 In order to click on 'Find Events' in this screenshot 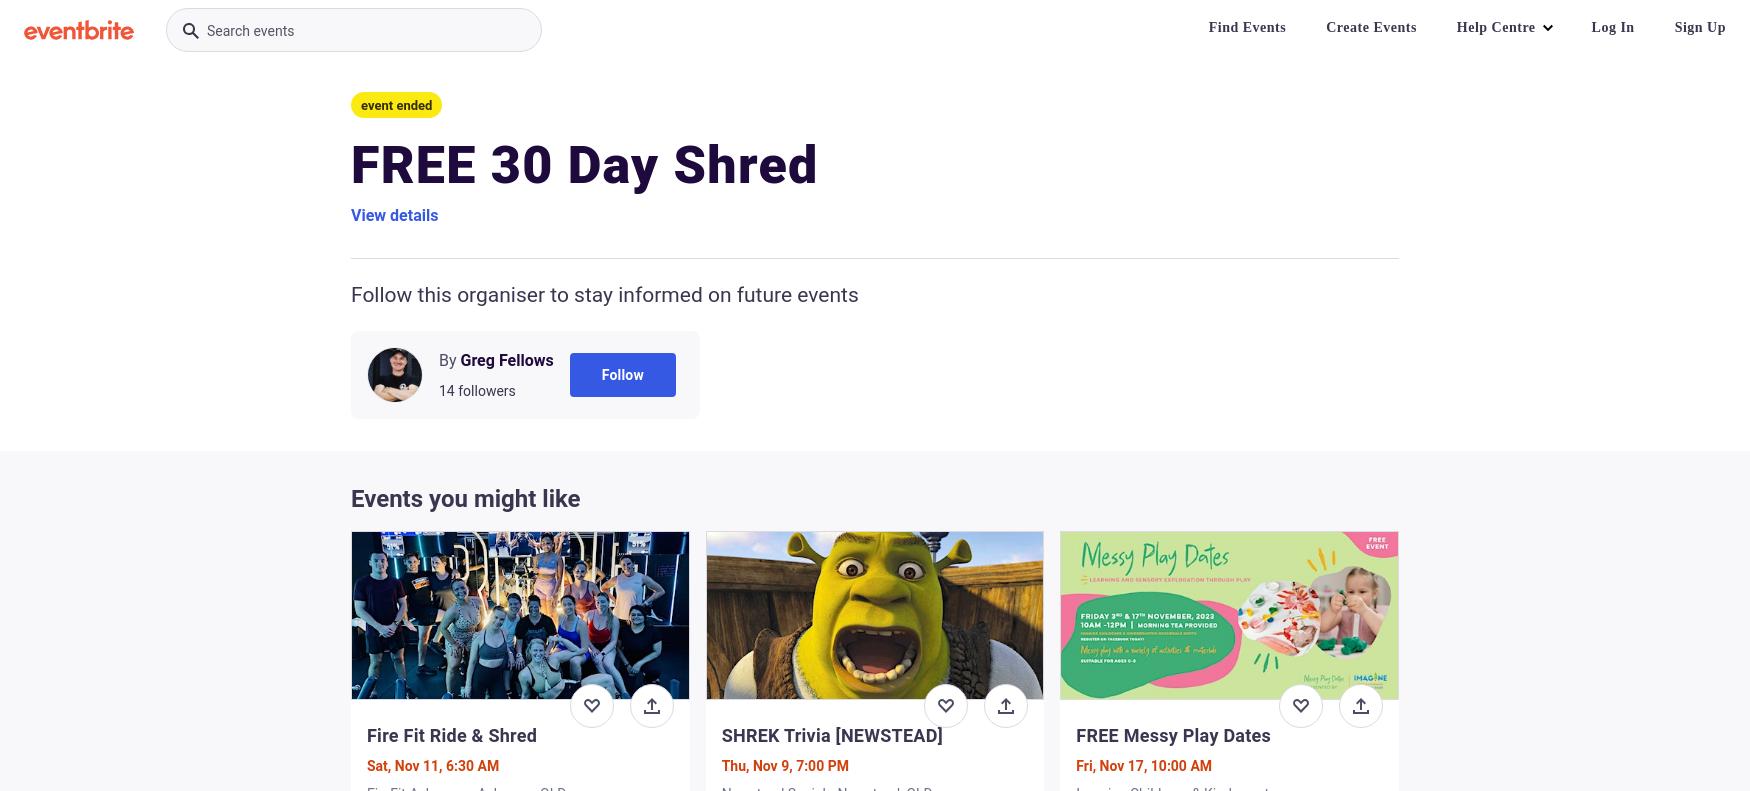, I will do `click(1208, 26)`.